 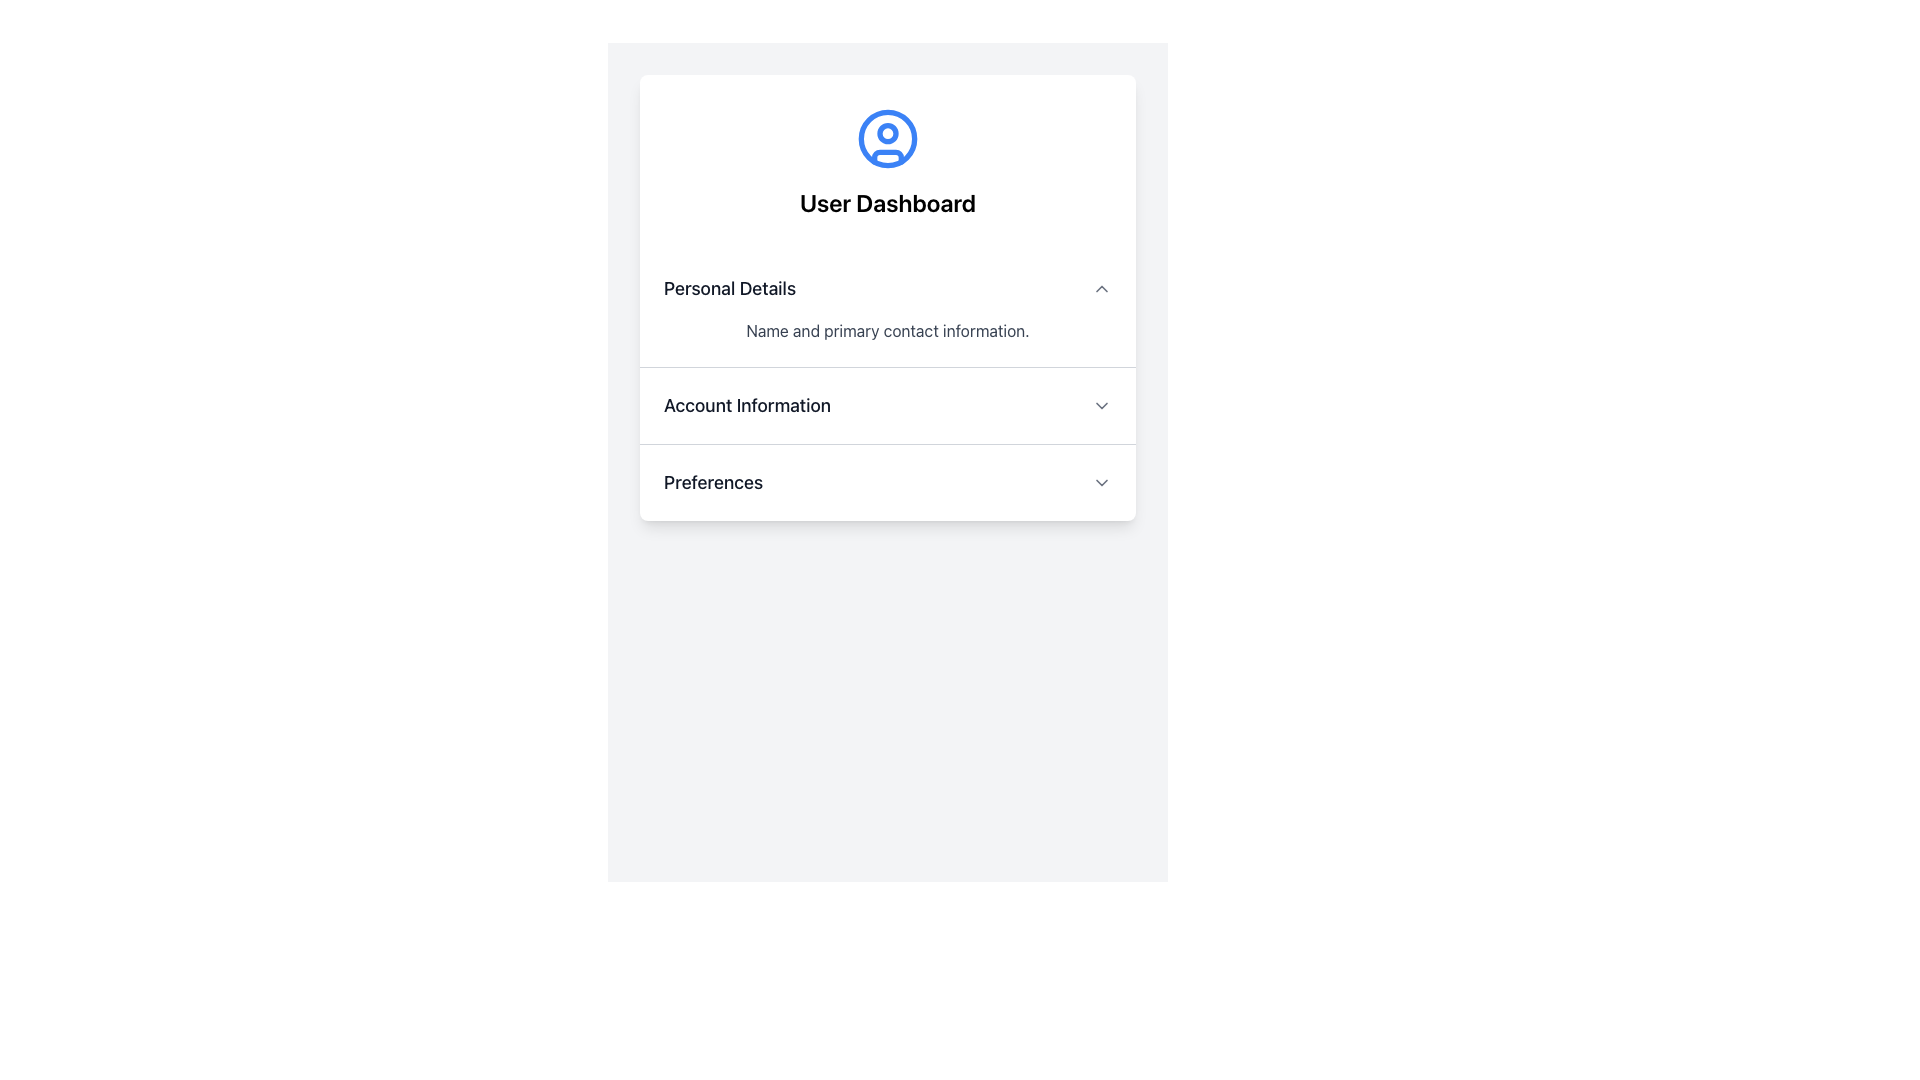 I want to click on the 'Preferences' text label, which is styled in bold, medium-large black font against a white background, located as the first item in a vertically stacked list of headings, so click(x=713, y=482).